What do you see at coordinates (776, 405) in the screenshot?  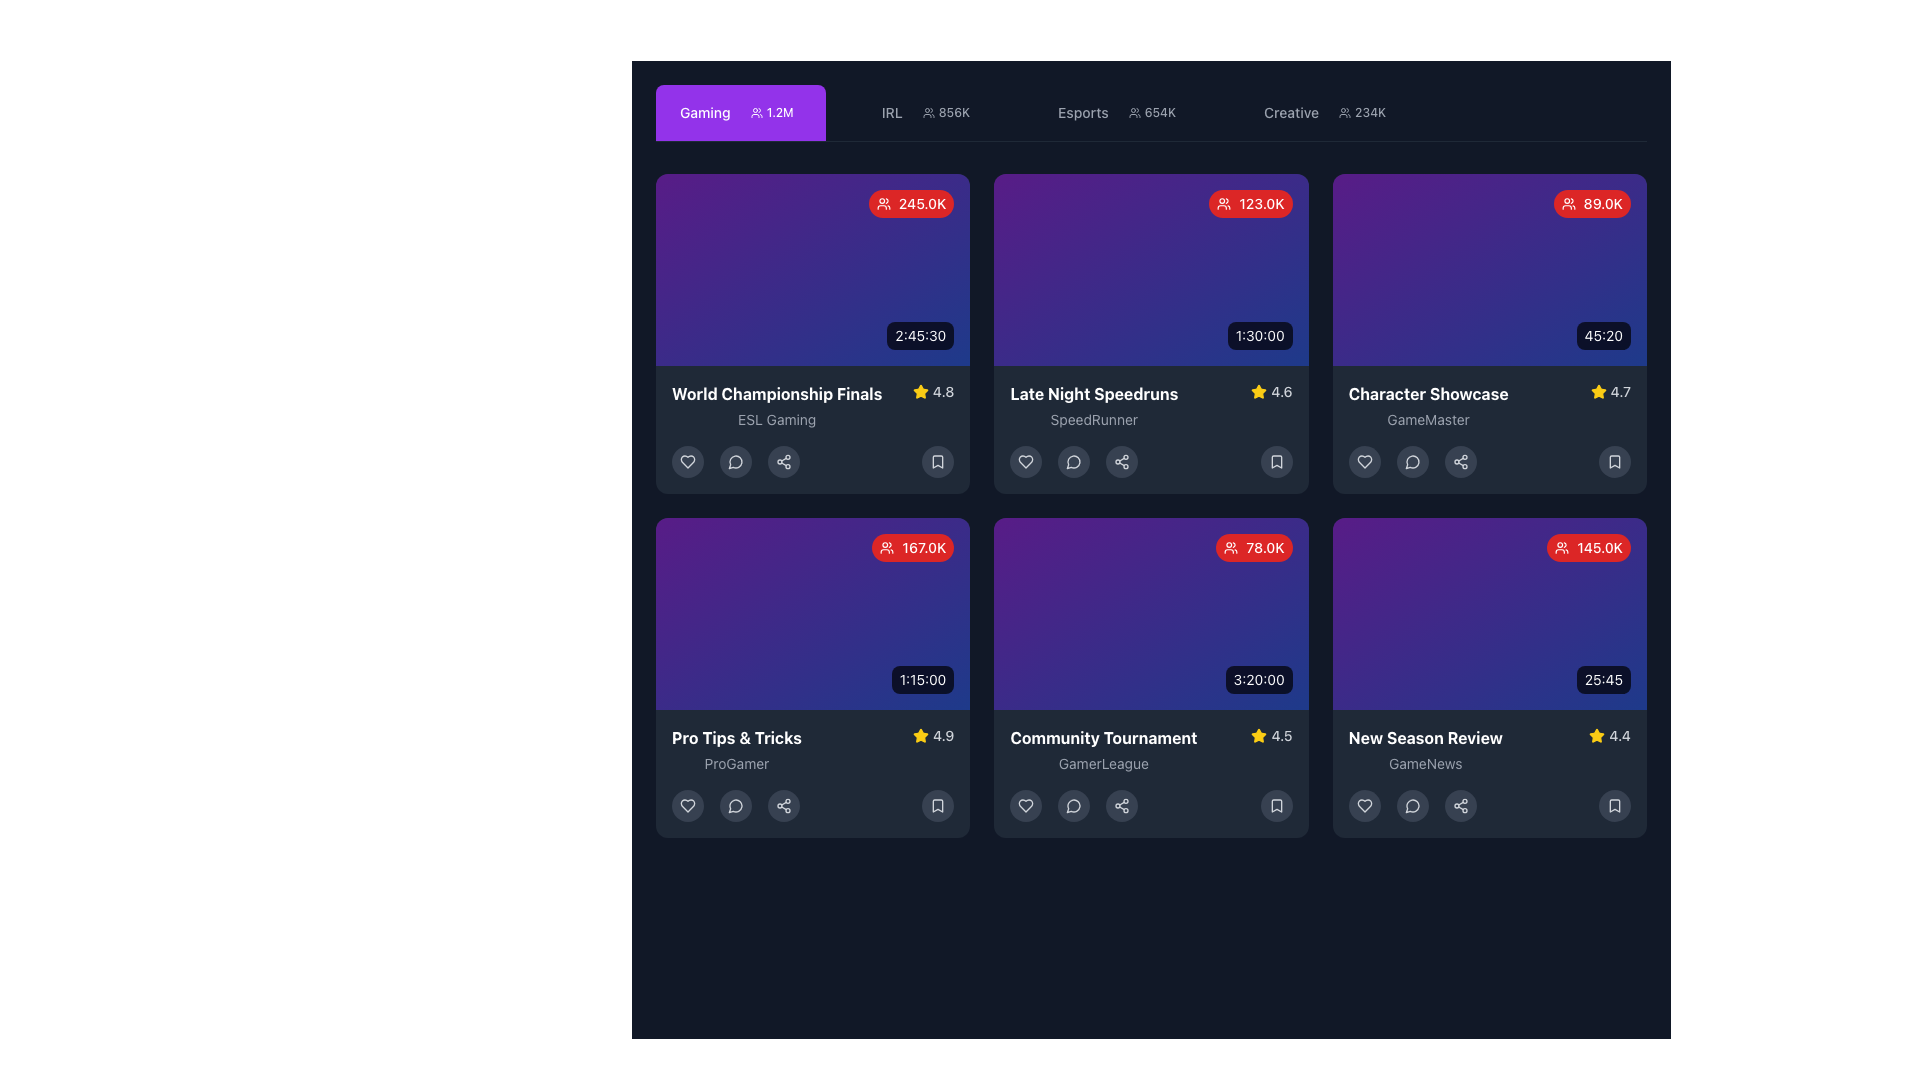 I see `the text block that contains the bold white text 'World Championship Finals' and the smaller light gray text 'ESL Gaming', which is located in the first card of the grid layout` at bounding box center [776, 405].